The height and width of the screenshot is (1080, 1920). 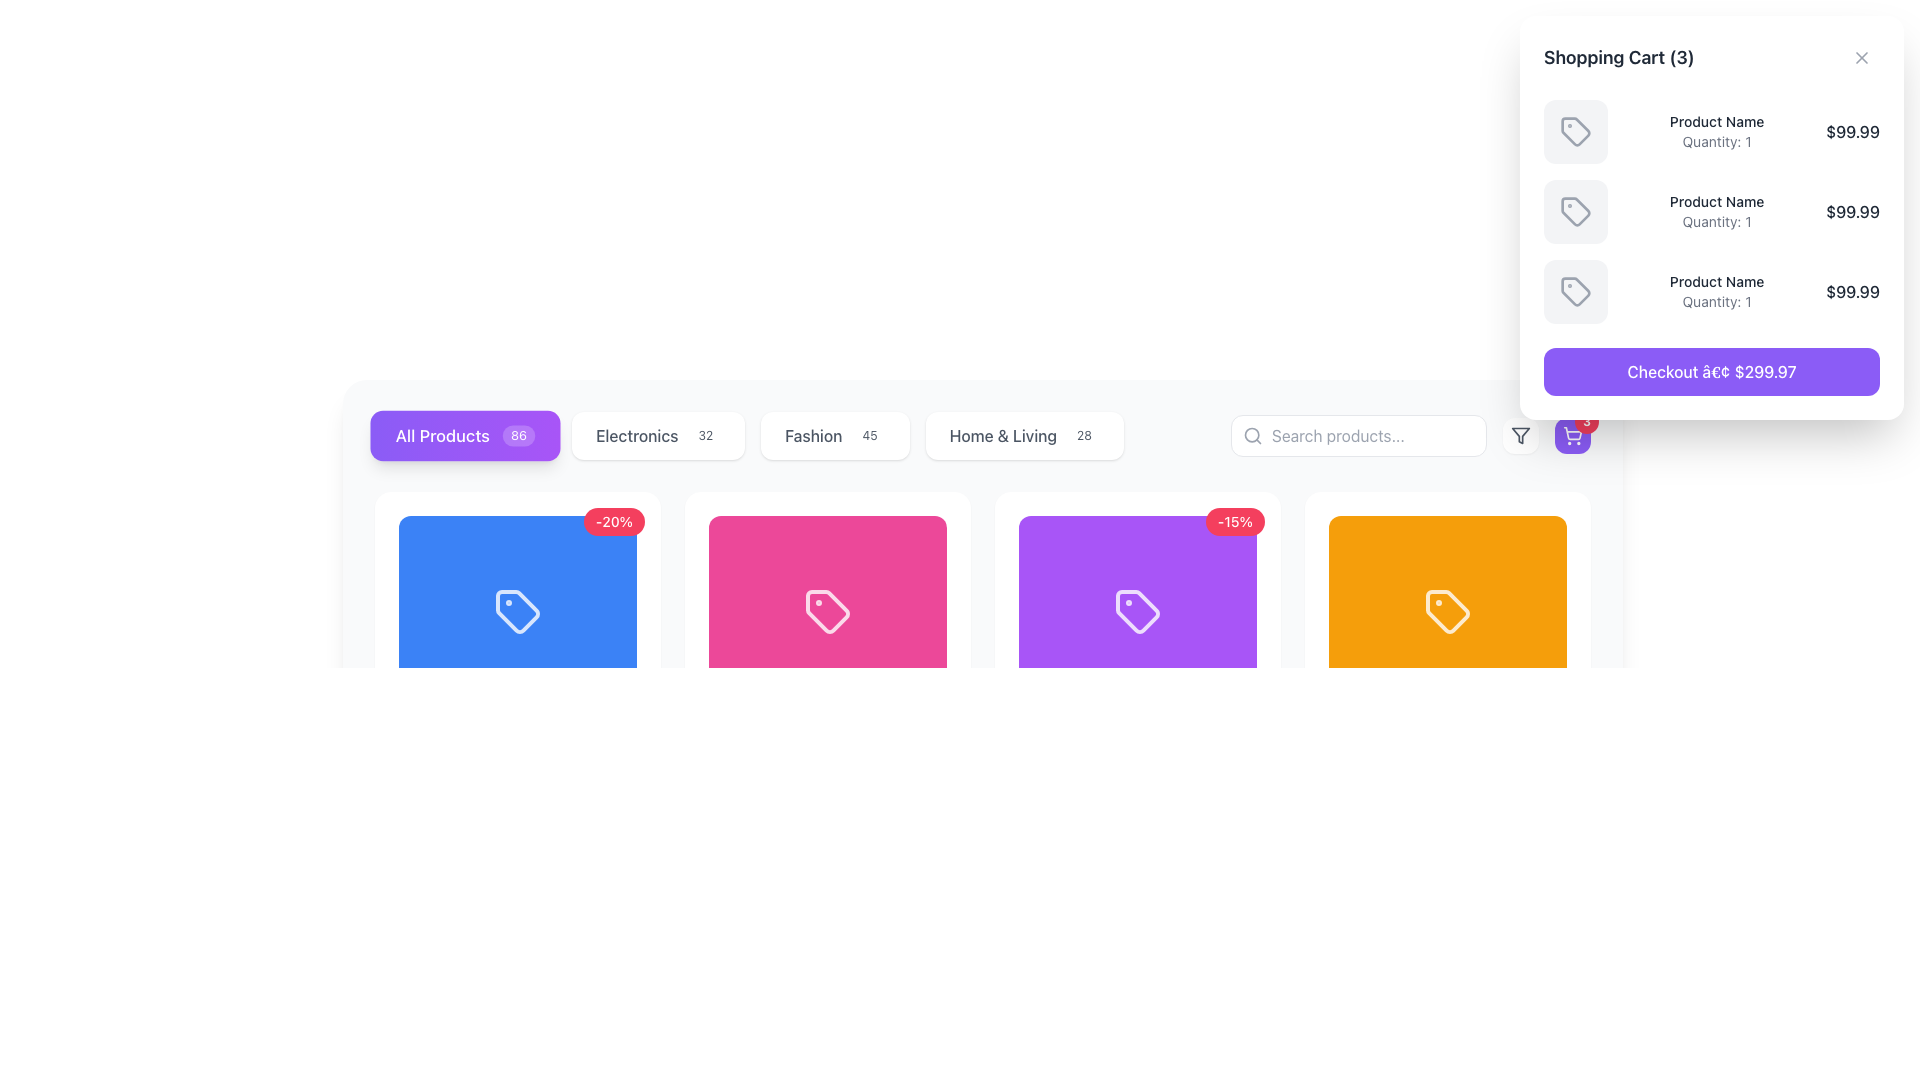 What do you see at coordinates (828, 611) in the screenshot?
I see `the price tag icon rendered in light pink color located in the second position from the left within the vivid pink card under the 'All Products' tab` at bounding box center [828, 611].